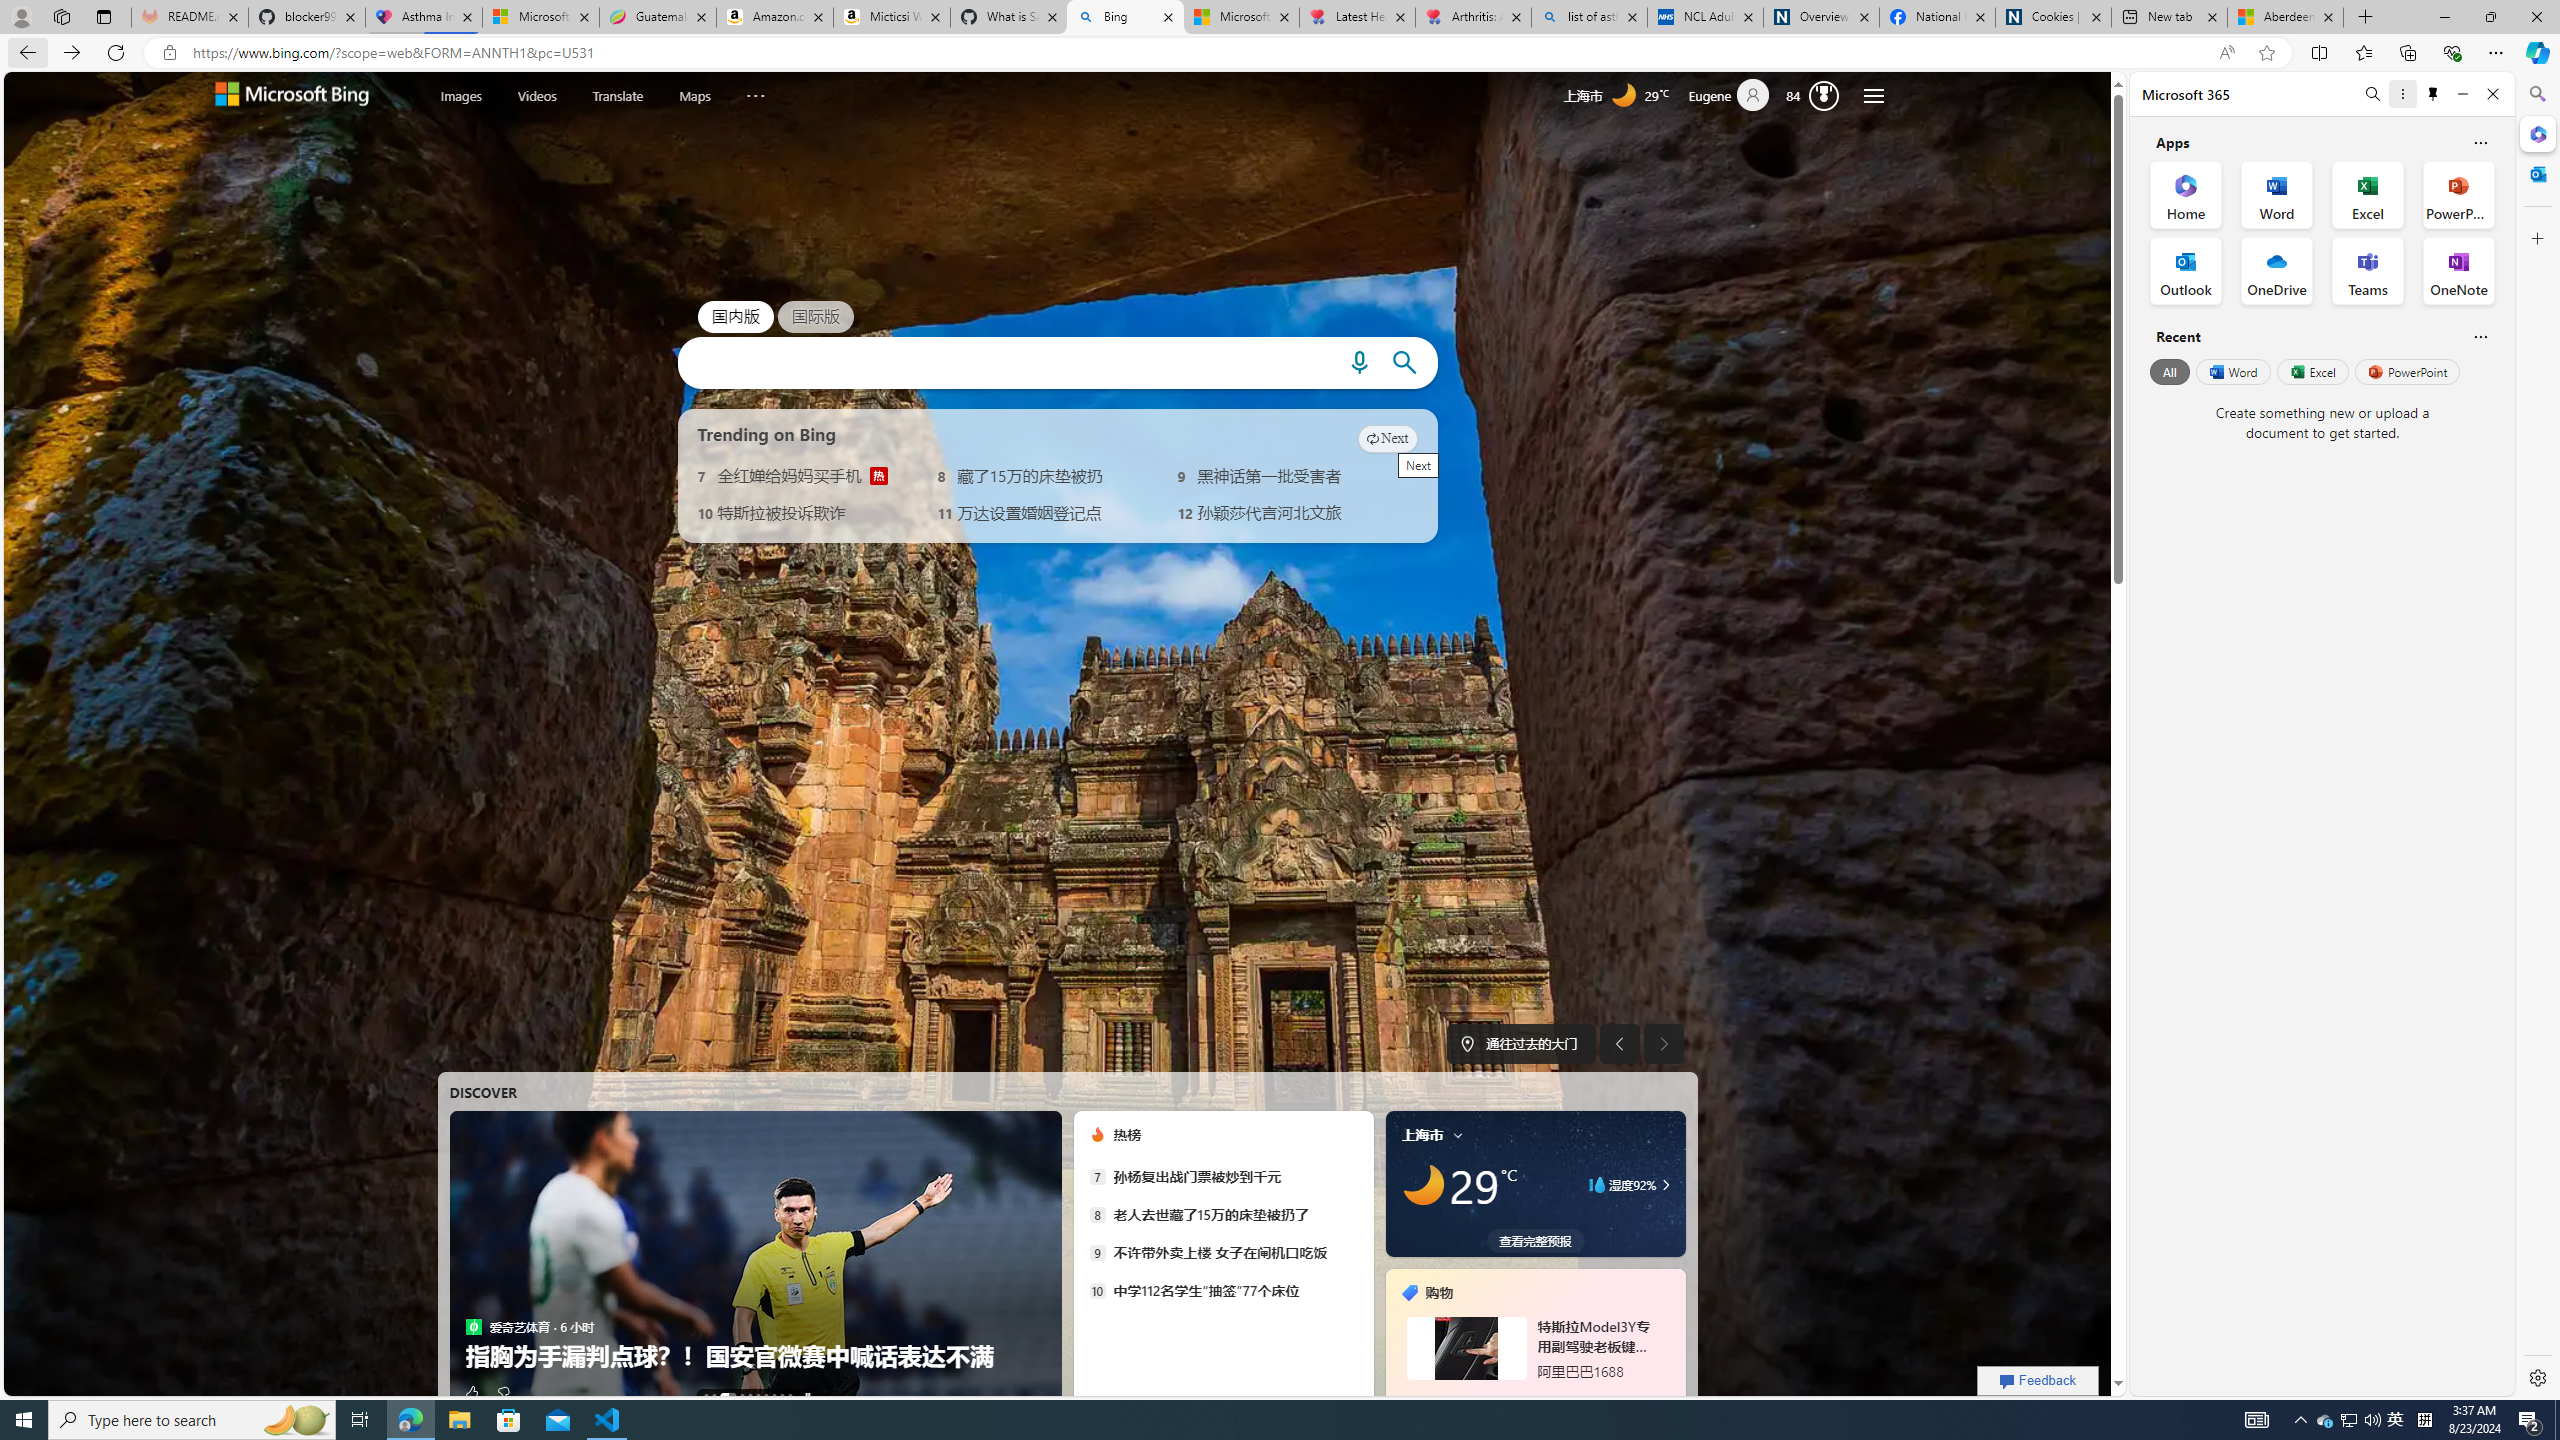 Image resolution: width=2560 pixels, height=1440 pixels. What do you see at coordinates (1817, 95) in the screenshot?
I see `'Microsoft Rewards 84'` at bounding box center [1817, 95].